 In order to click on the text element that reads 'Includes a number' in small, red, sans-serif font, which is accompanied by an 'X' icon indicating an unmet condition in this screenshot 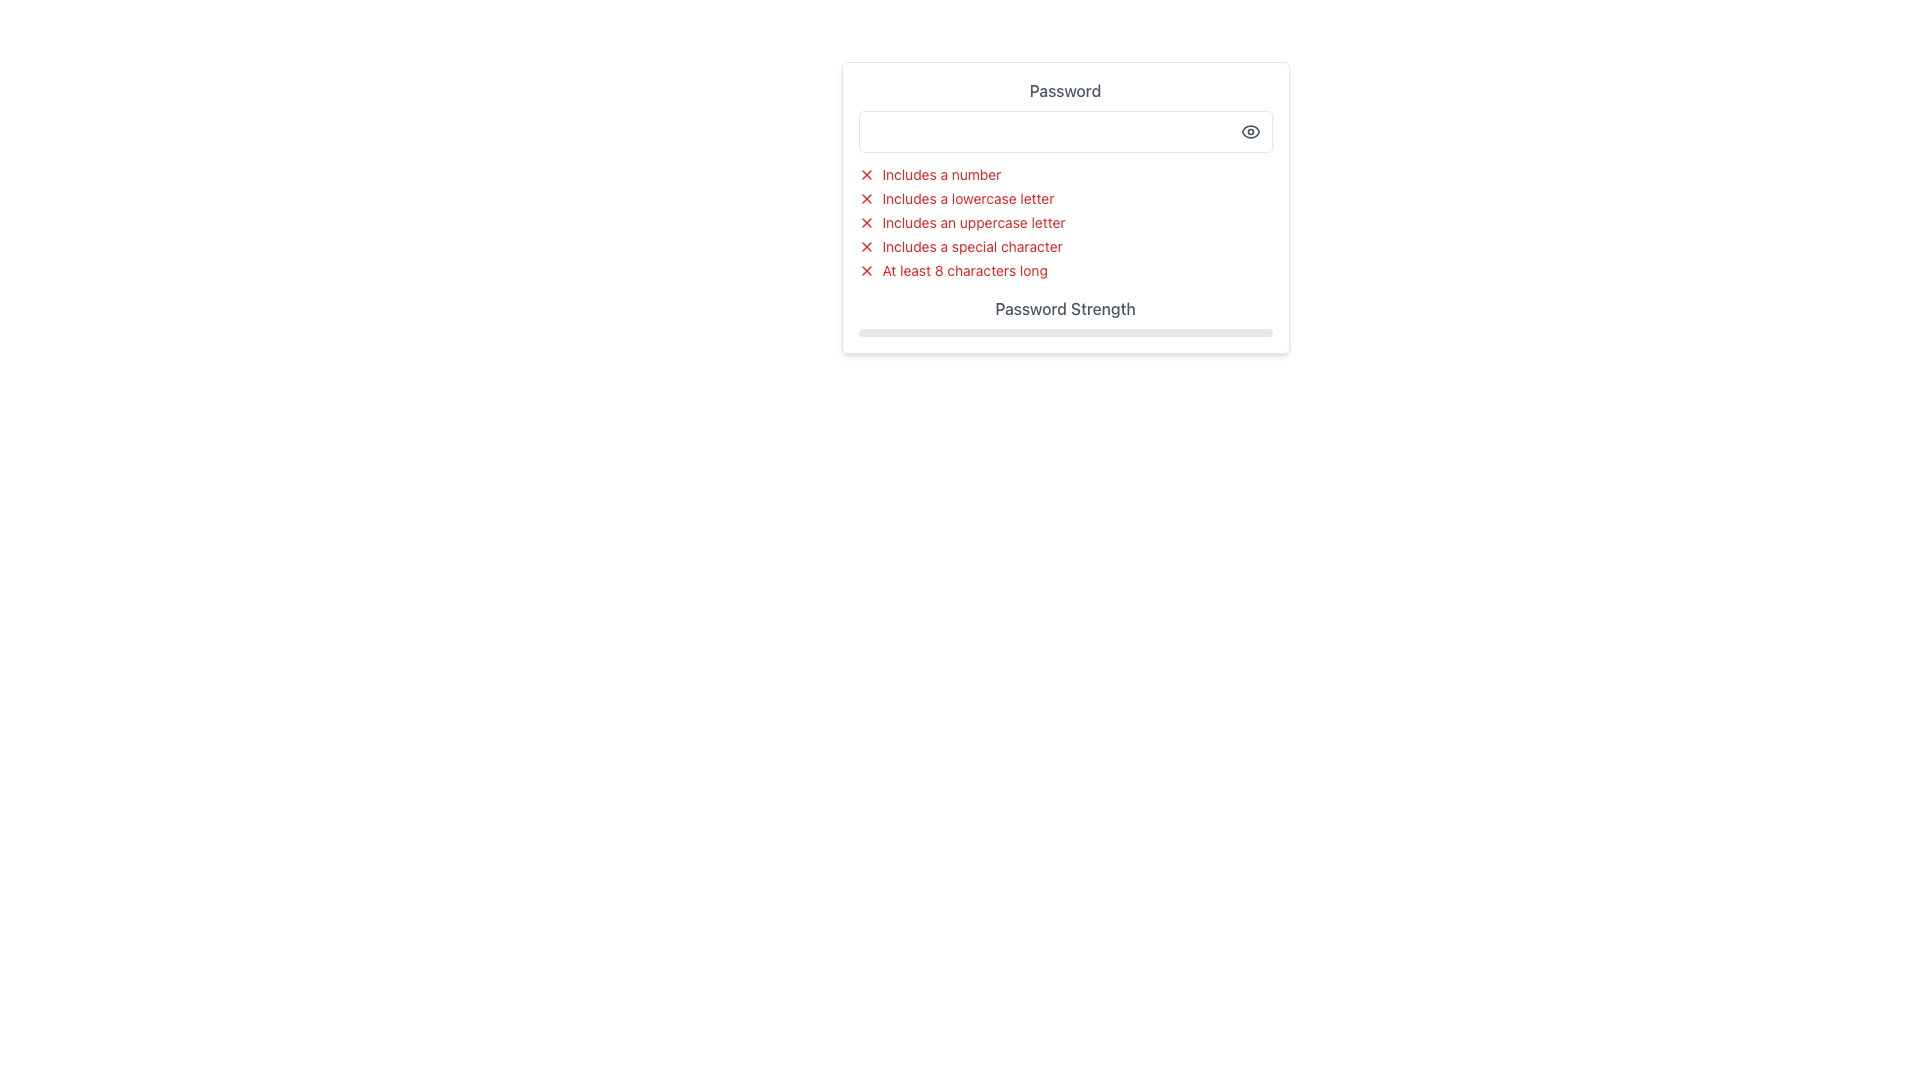, I will do `click(1064, 173)`.